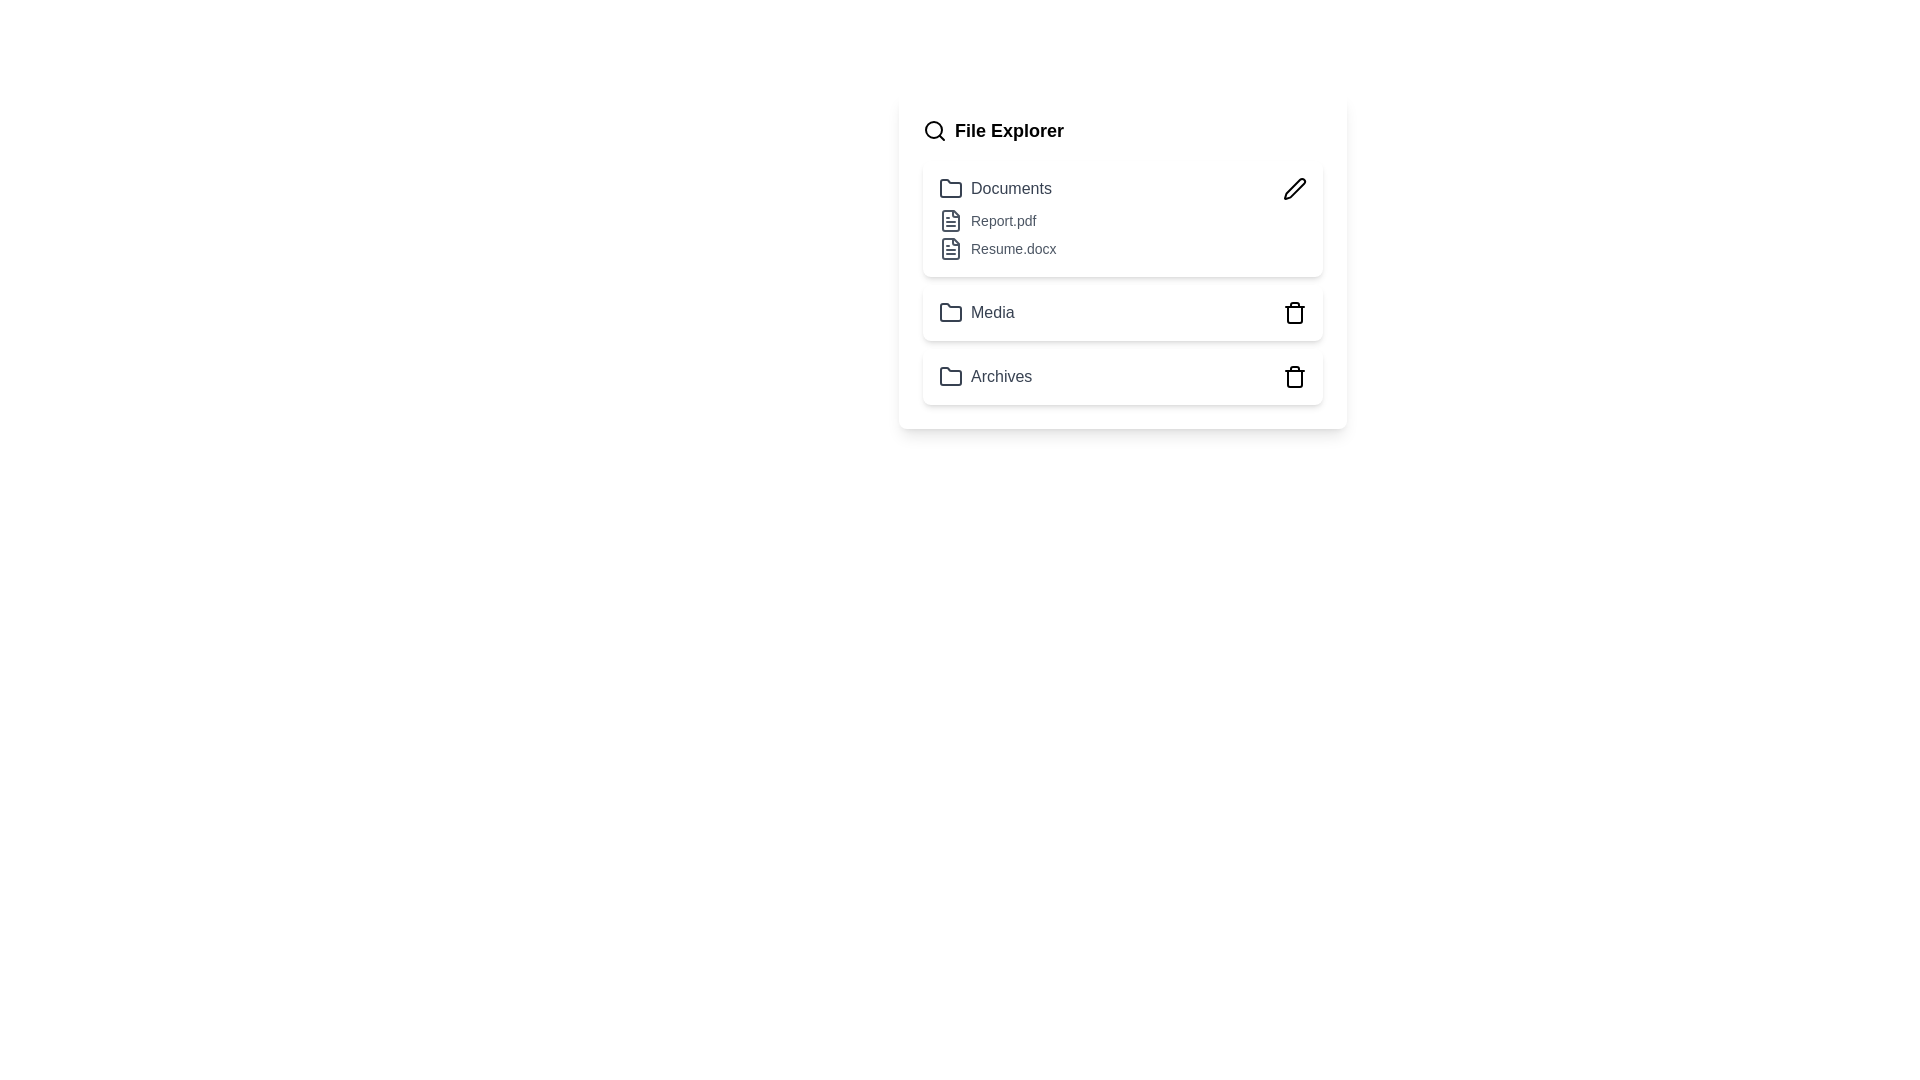 The image size is (1920, 1080). What do you see at coordinates (995, 189) in the screenshot?
I see `the folder icon in the 'Documents' label` at bounding box center [995, 189].